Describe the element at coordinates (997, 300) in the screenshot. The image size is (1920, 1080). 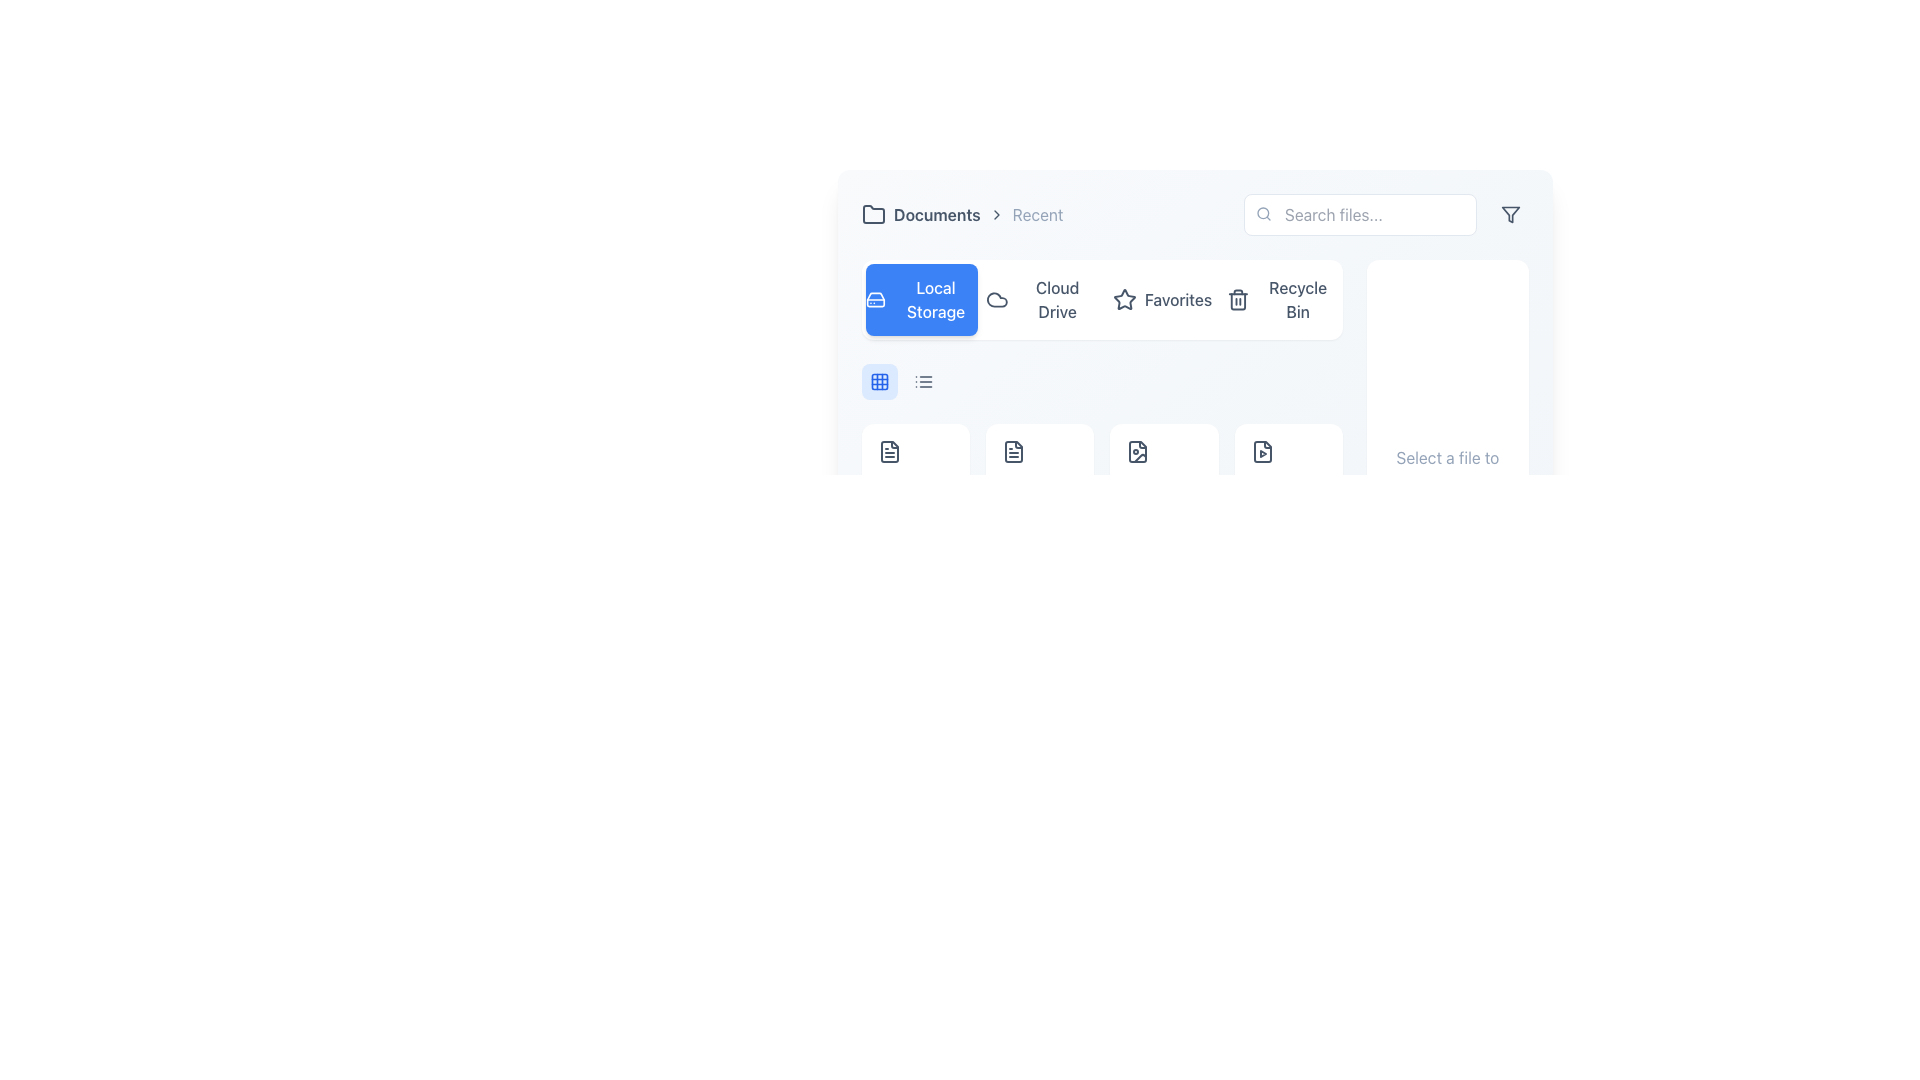
I see `the cloud-shaped icon in the navigation set located at the upper section of the interface, which is the second icon after the 'Local Storage' disk icon` at that location.